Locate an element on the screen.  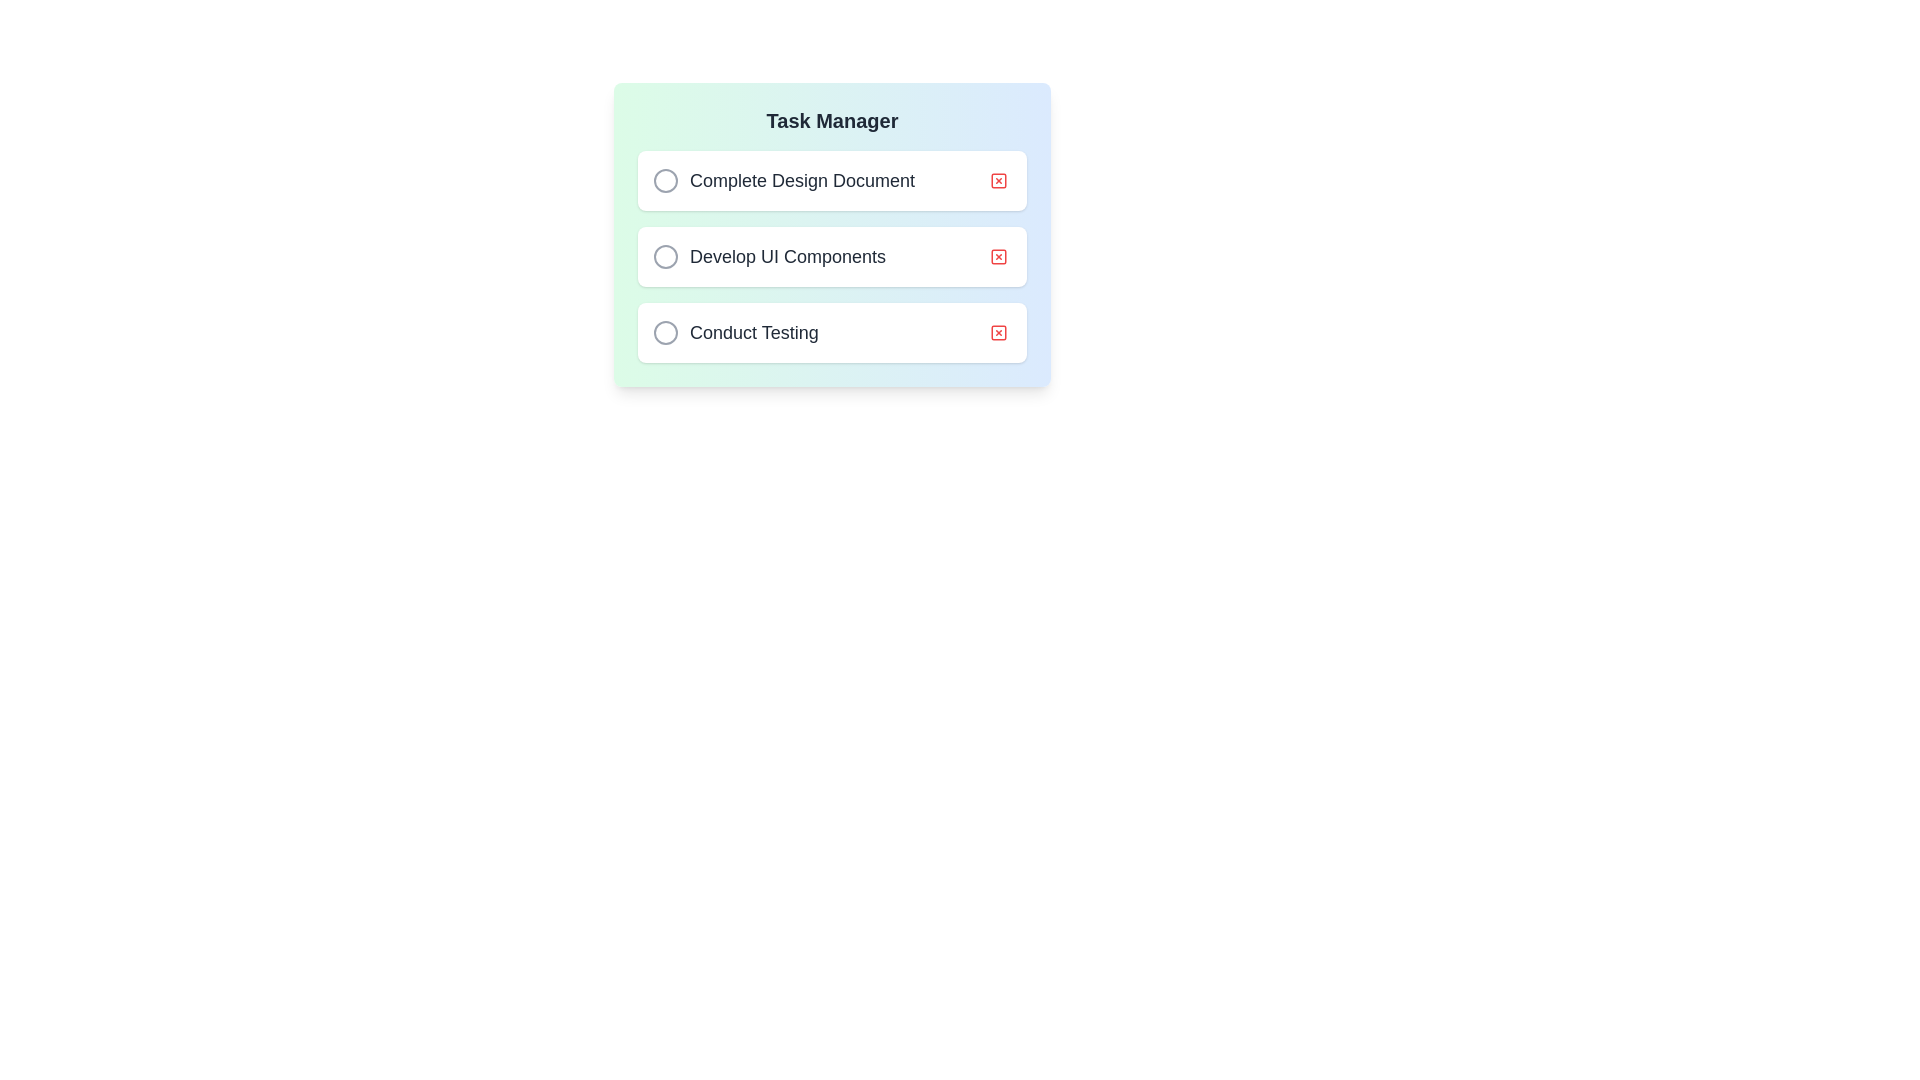
the red 'X' button is located at coordinates (998, 256).